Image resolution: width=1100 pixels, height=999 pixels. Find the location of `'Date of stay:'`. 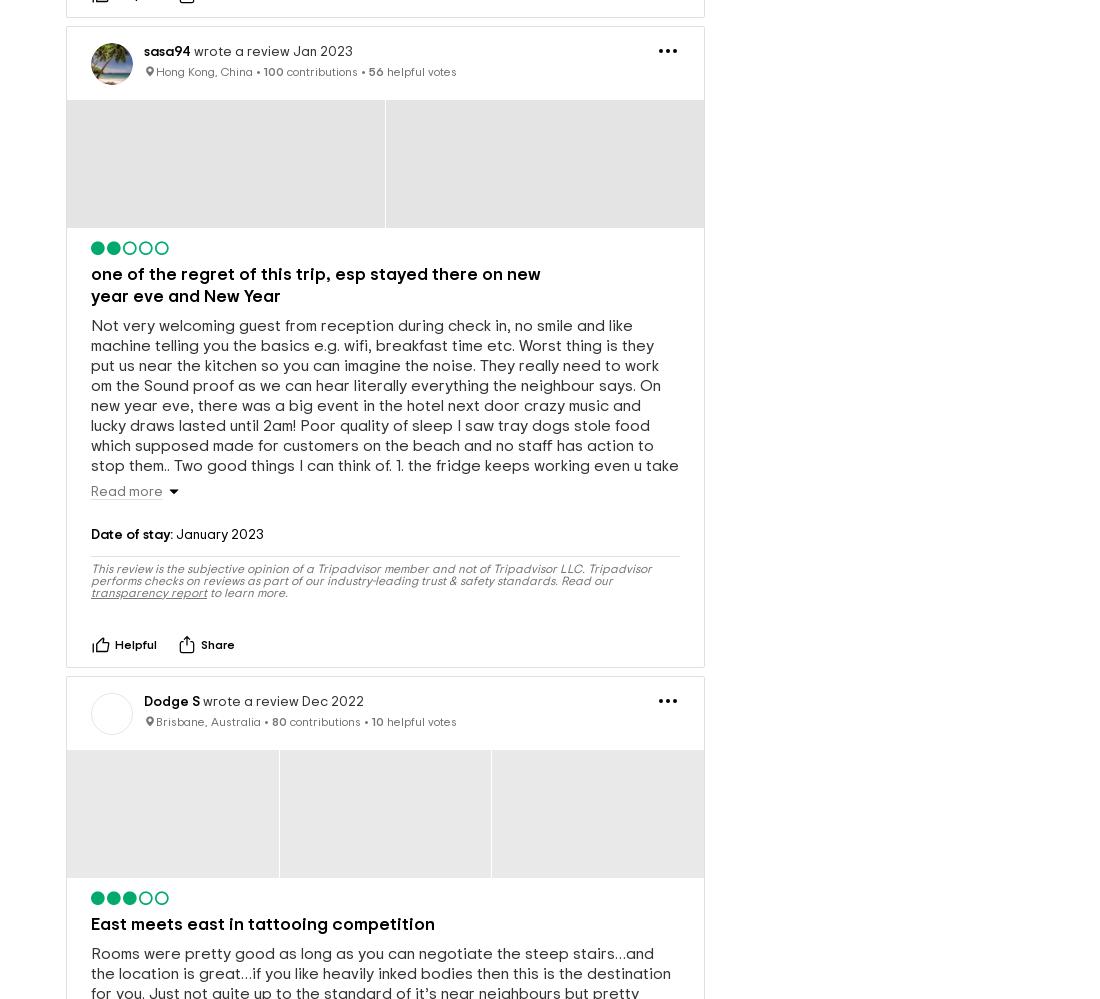

'Date of stay:' is located at coordinates (132, 500).